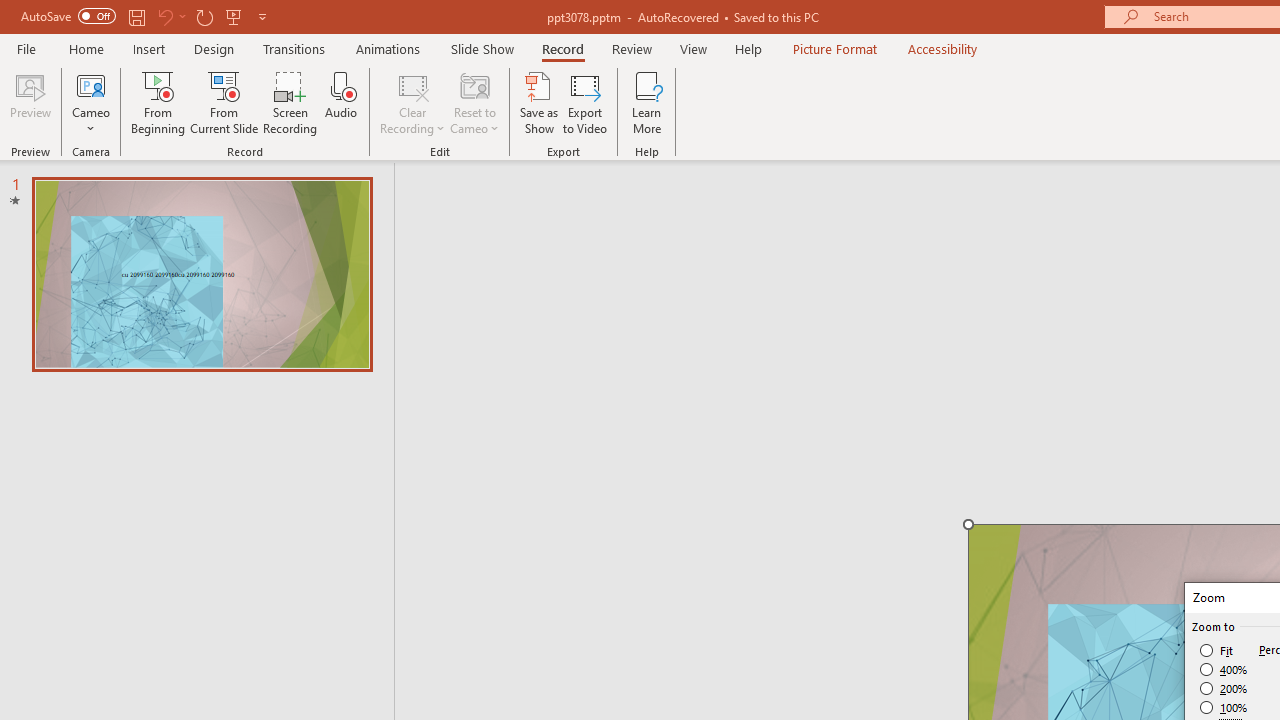 This screenshot has height=720, width=1280. I want to click on 'From Current Slide...', so click(224, 103).